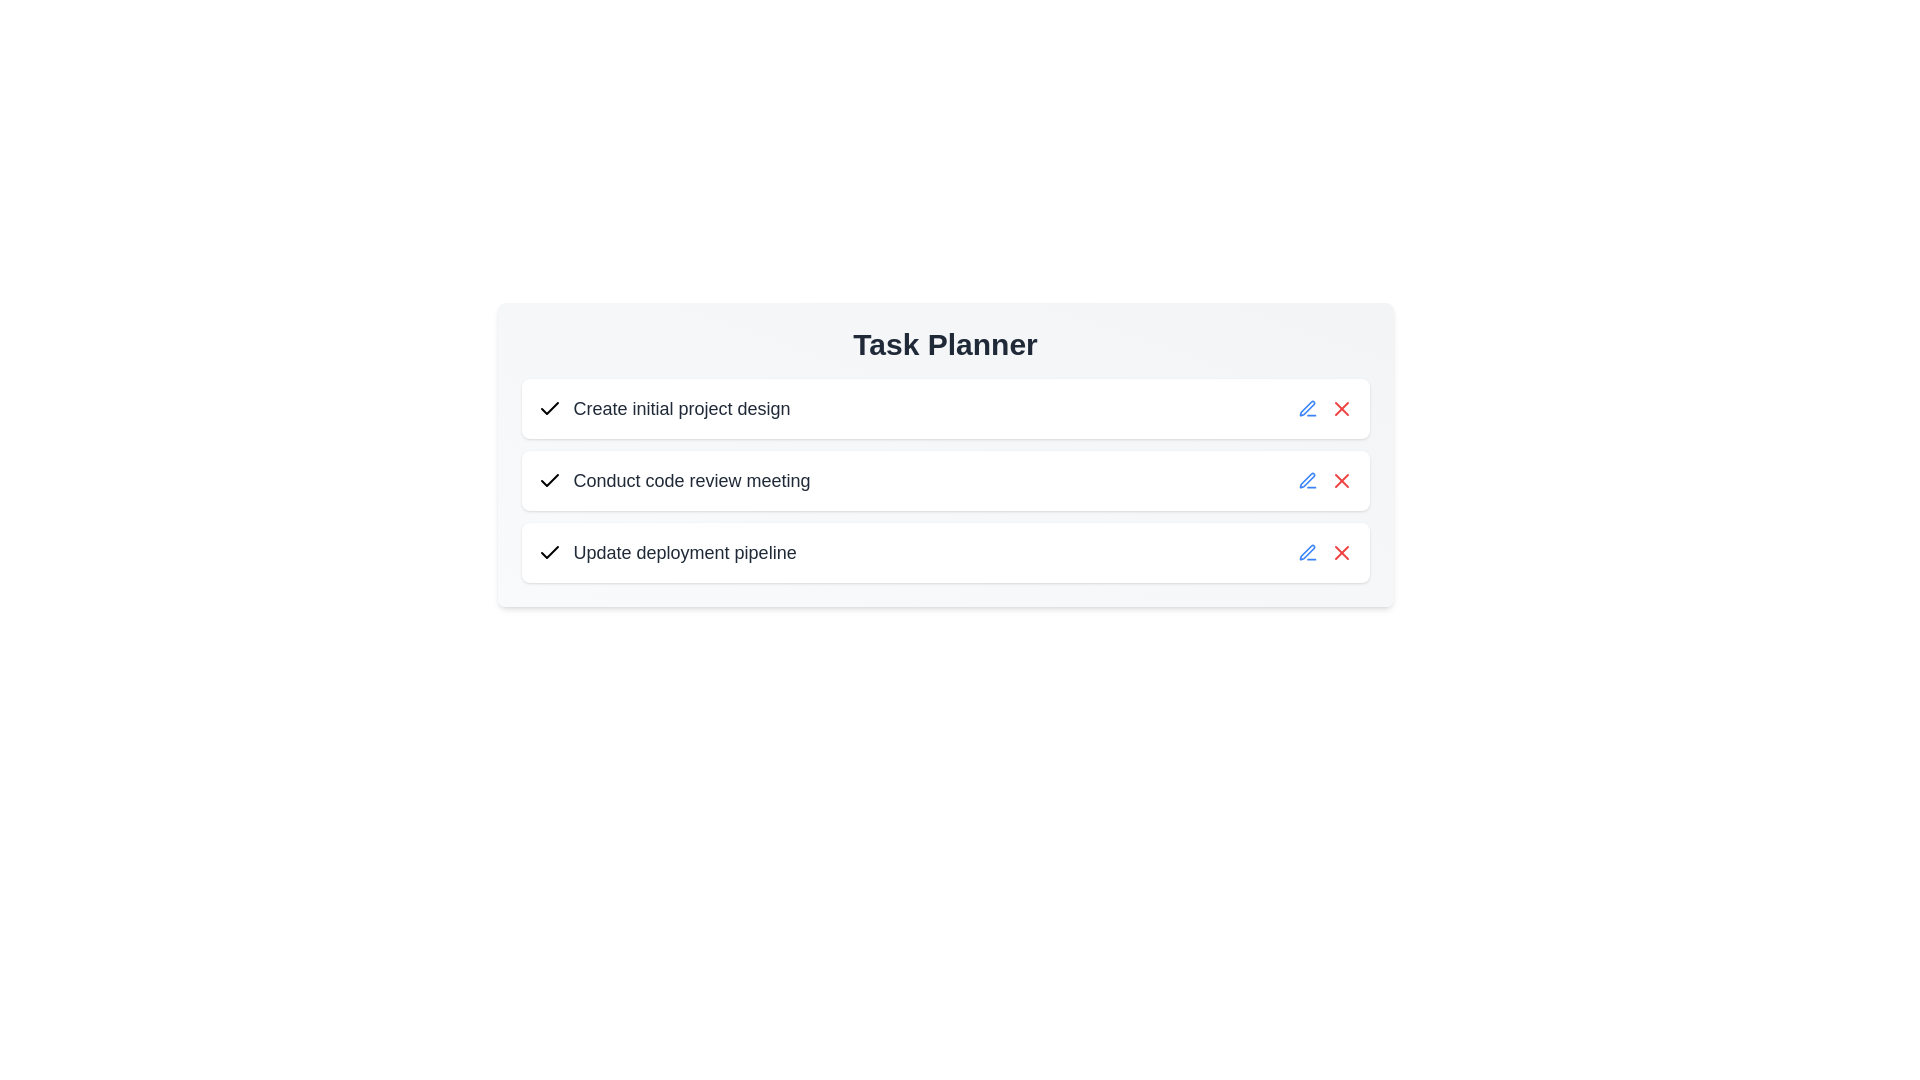  I want to click on the text label that describes the third task in the task list under the 'Task Planner' heading to read its details, so click(685, 552).